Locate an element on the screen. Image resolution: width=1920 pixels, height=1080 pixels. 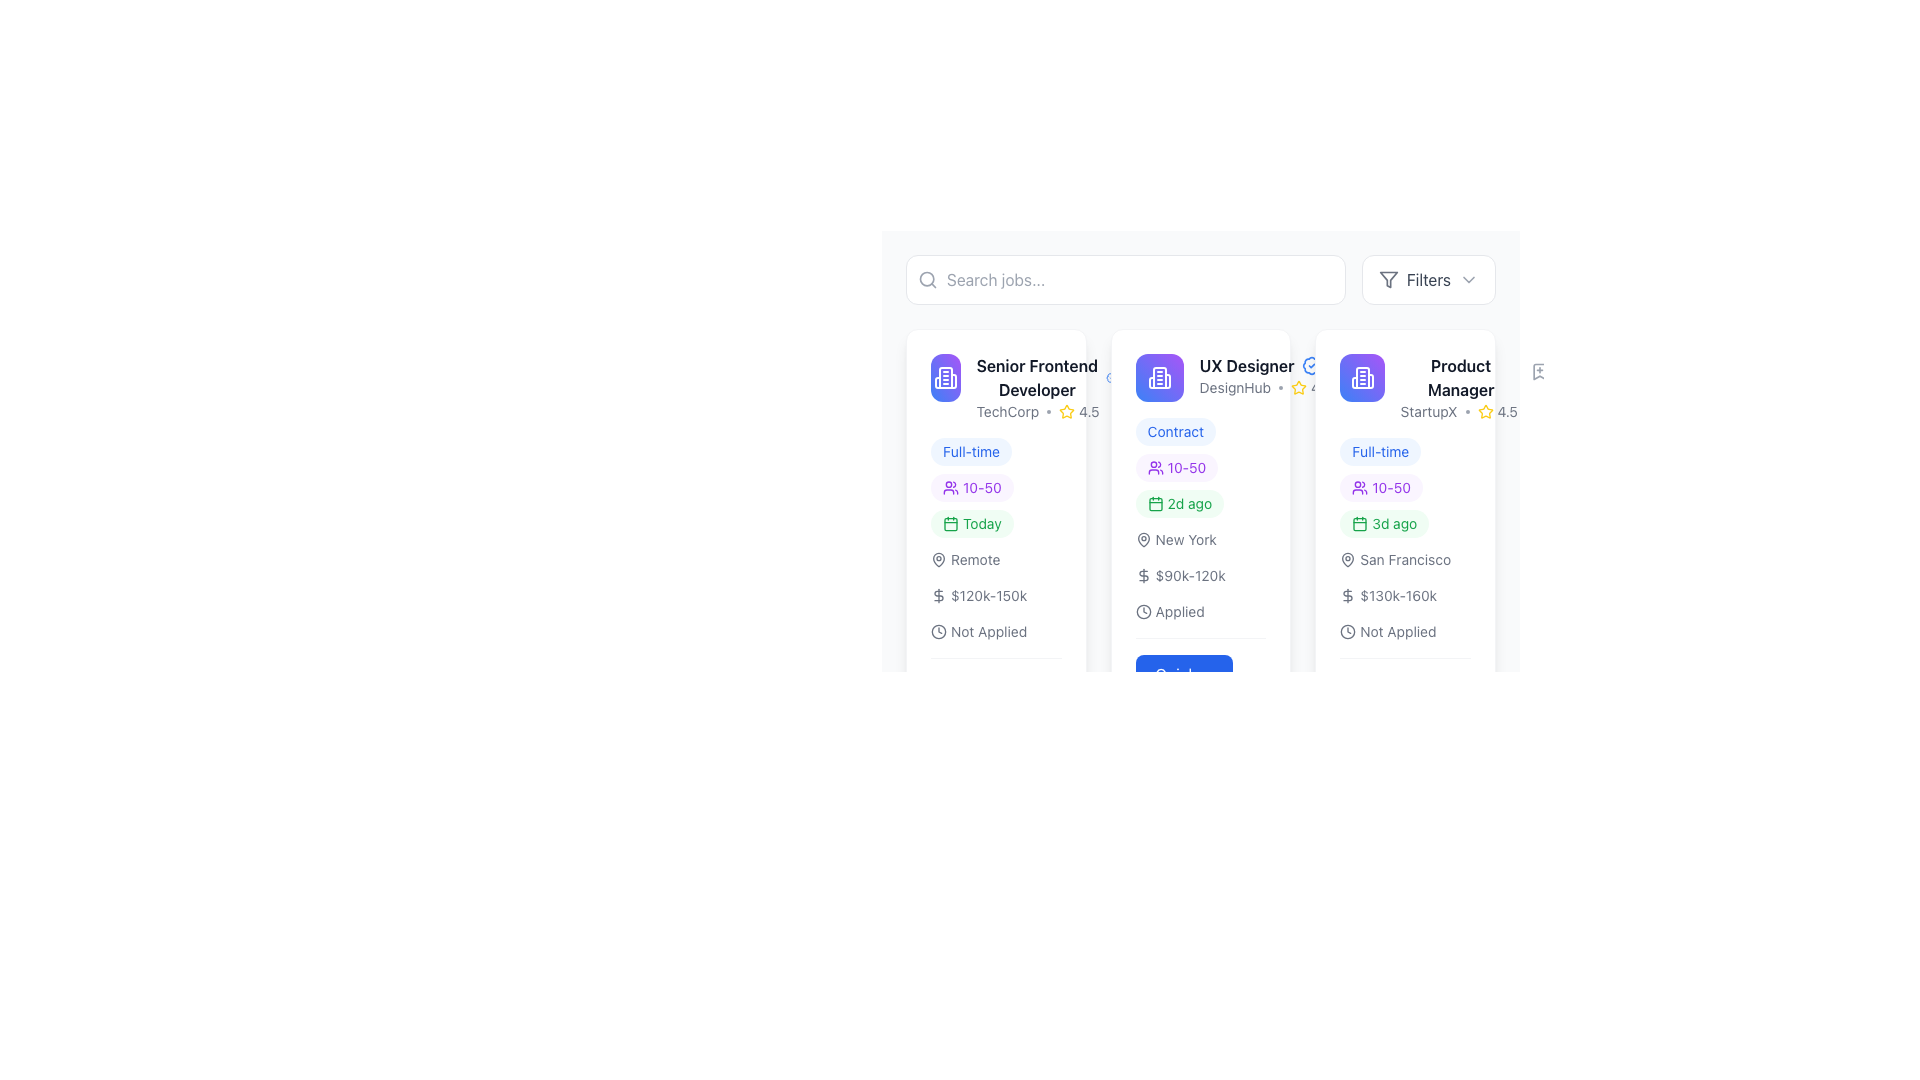
the informational text group providing details about the job's location, salary range, and application status in the 'Product Manager' card located at the bottom right section of the card is located at coordinates (1404, 595).